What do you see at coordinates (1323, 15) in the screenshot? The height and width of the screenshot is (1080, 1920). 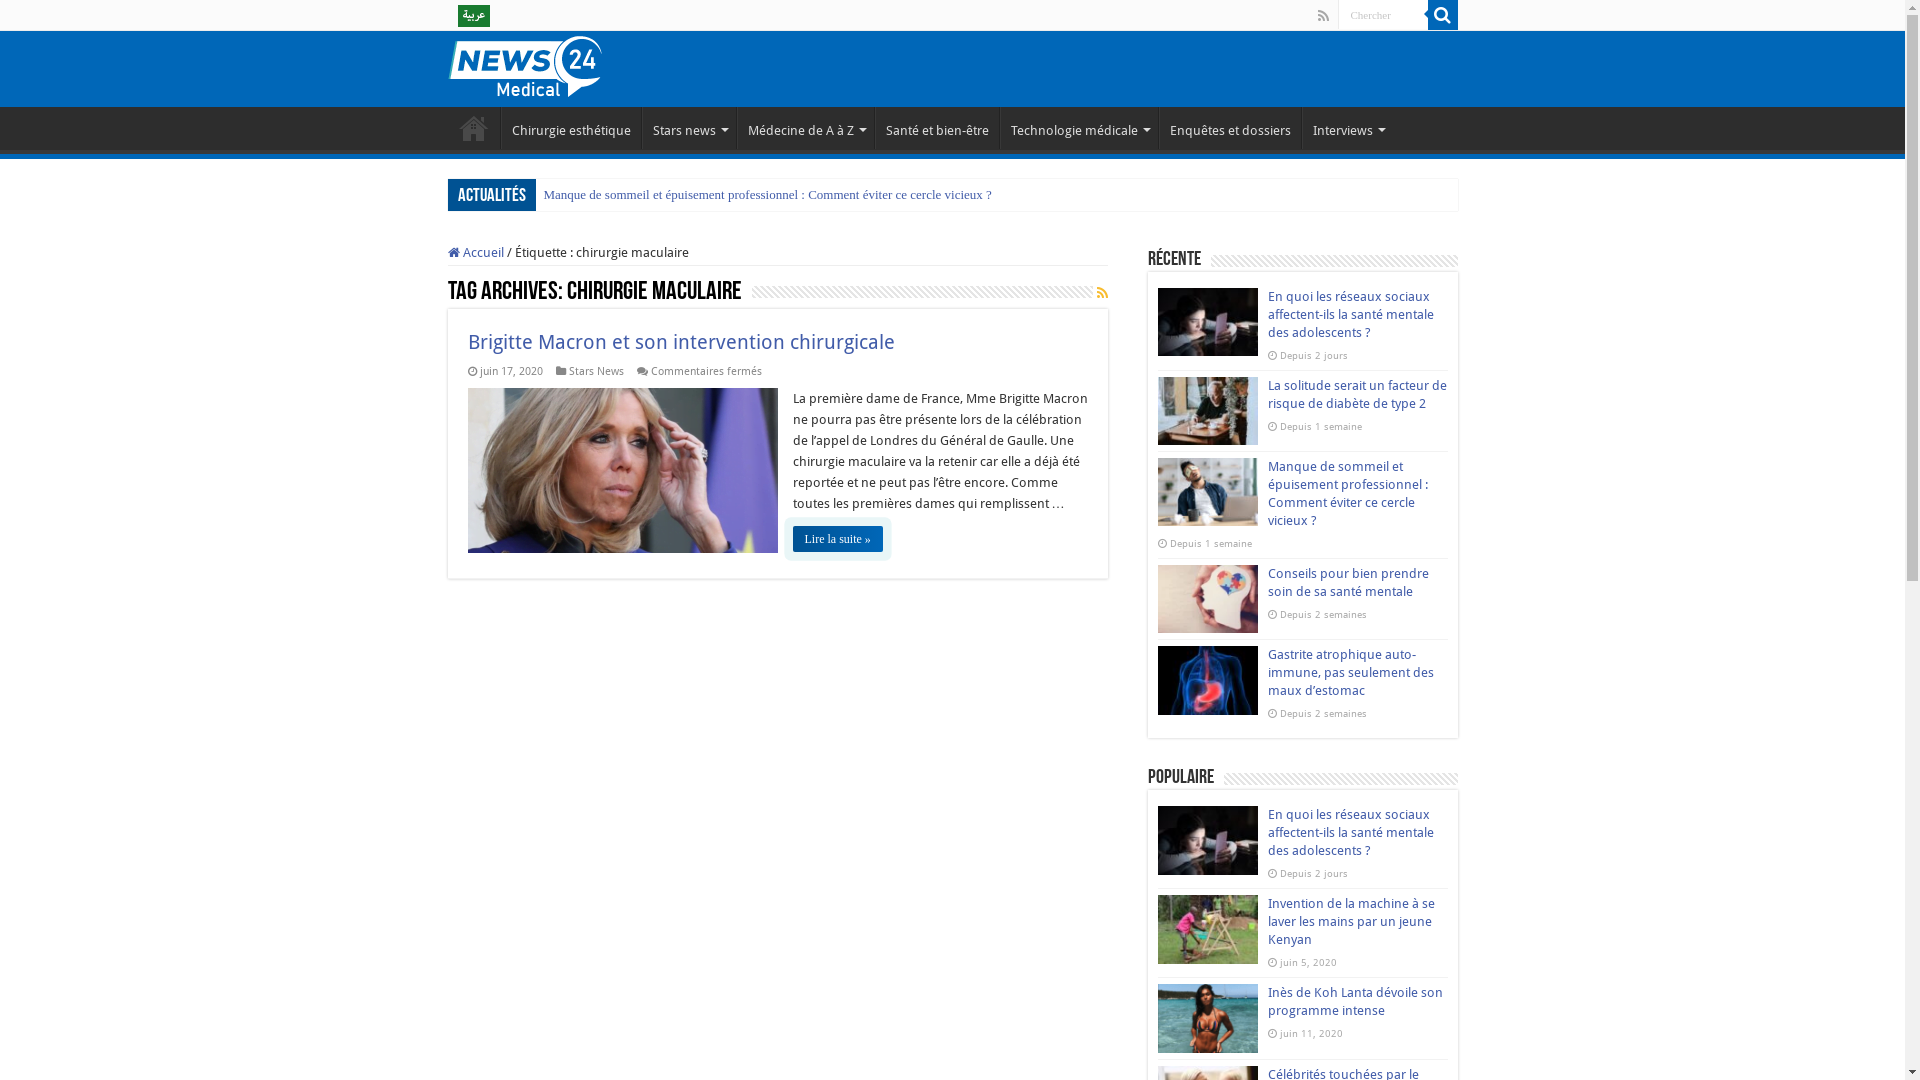 I see `'Rss'` at bounding box center [1323, 15].